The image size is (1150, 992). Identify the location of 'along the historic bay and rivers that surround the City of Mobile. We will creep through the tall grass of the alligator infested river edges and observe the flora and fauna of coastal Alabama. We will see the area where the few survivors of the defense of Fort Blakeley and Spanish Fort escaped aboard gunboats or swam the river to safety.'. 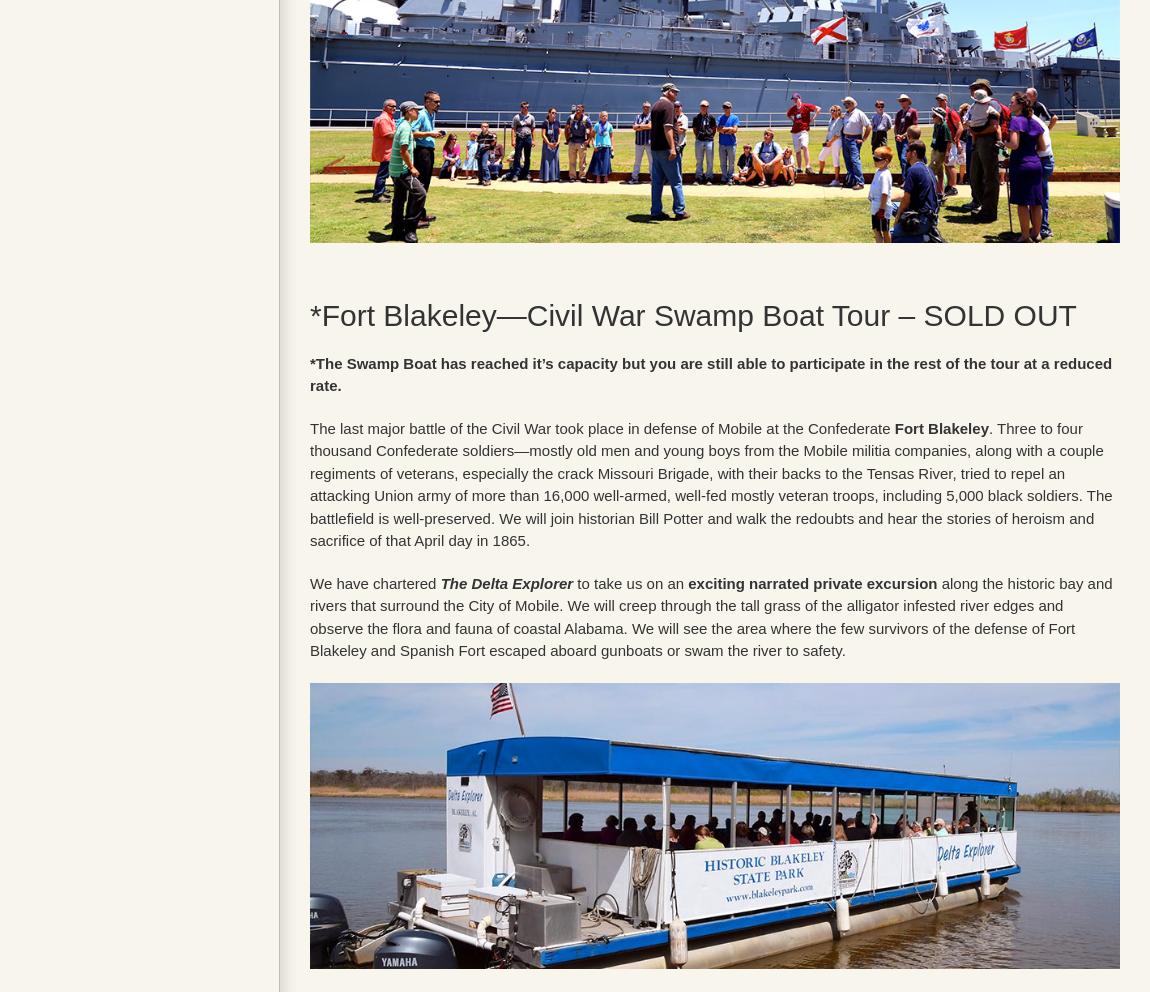
(710, 615).